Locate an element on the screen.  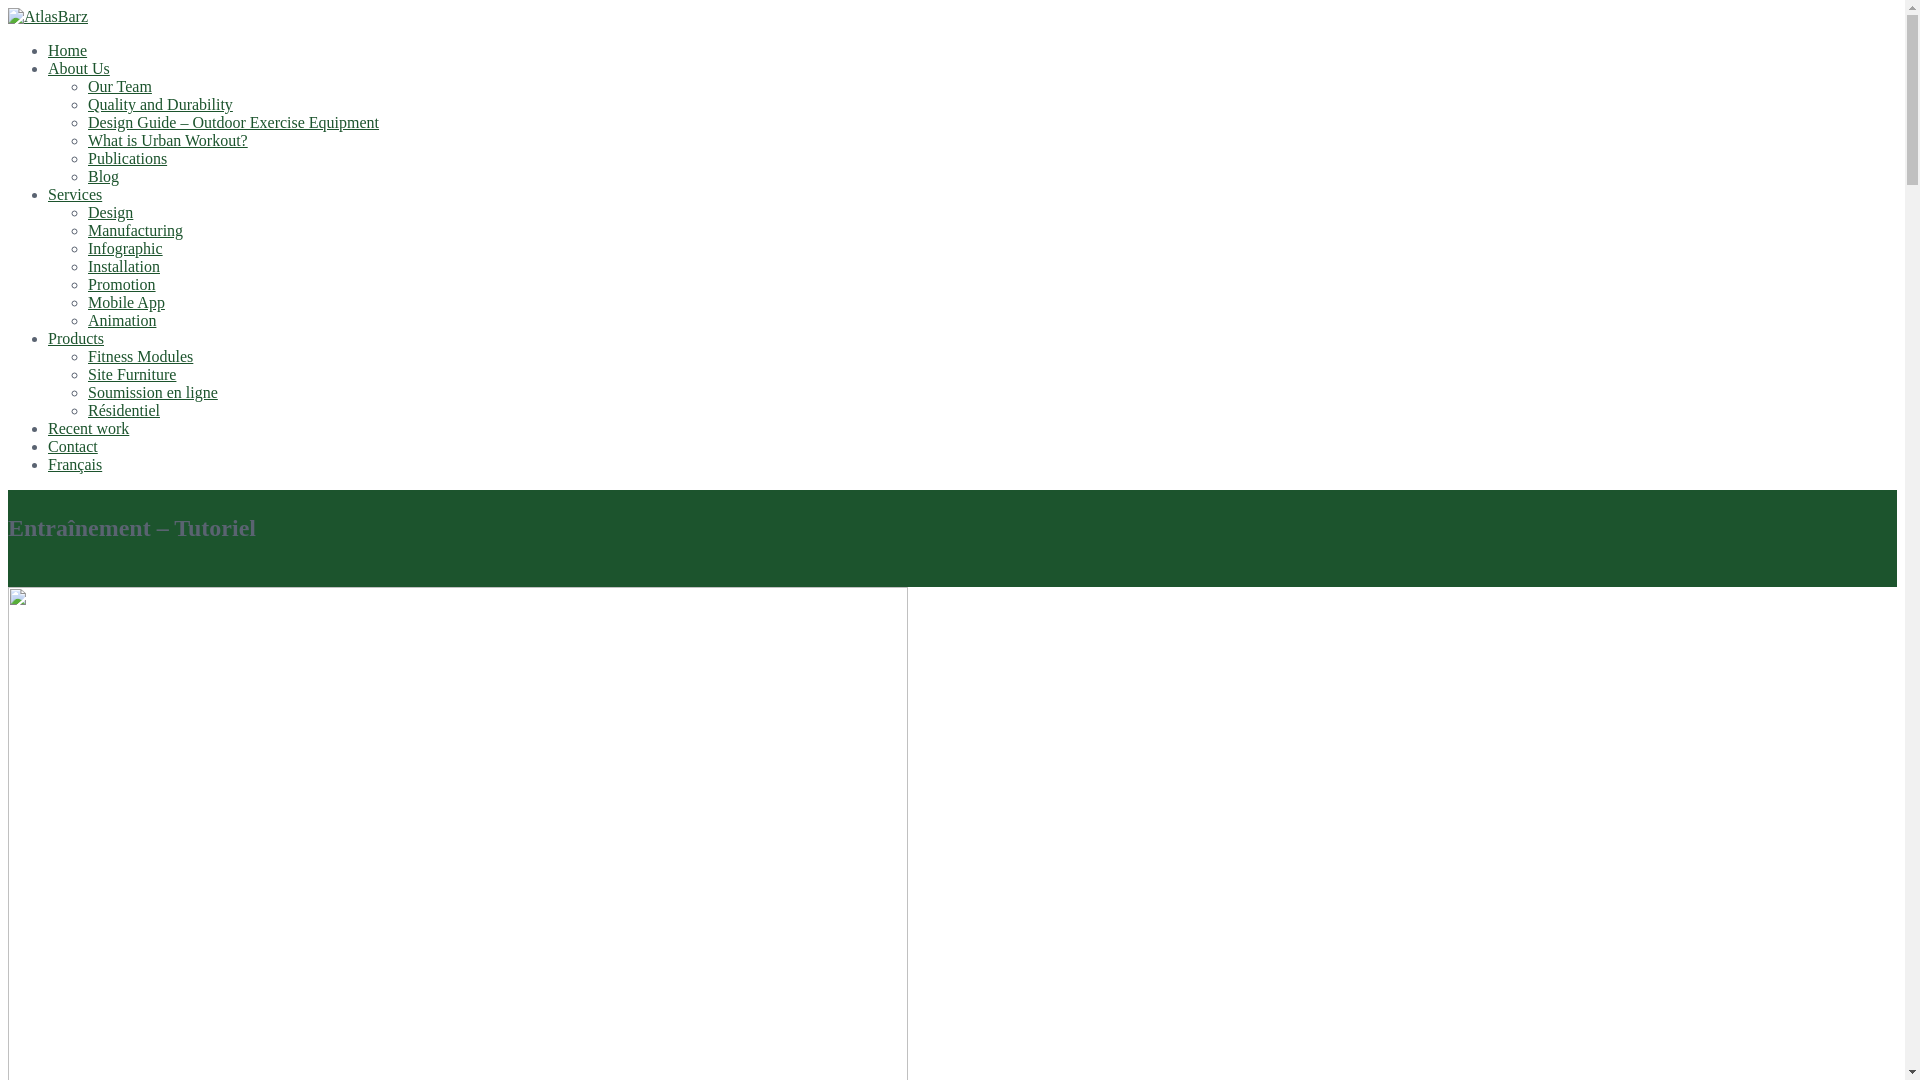
'Promotion' is located at coordinates (120, 284).